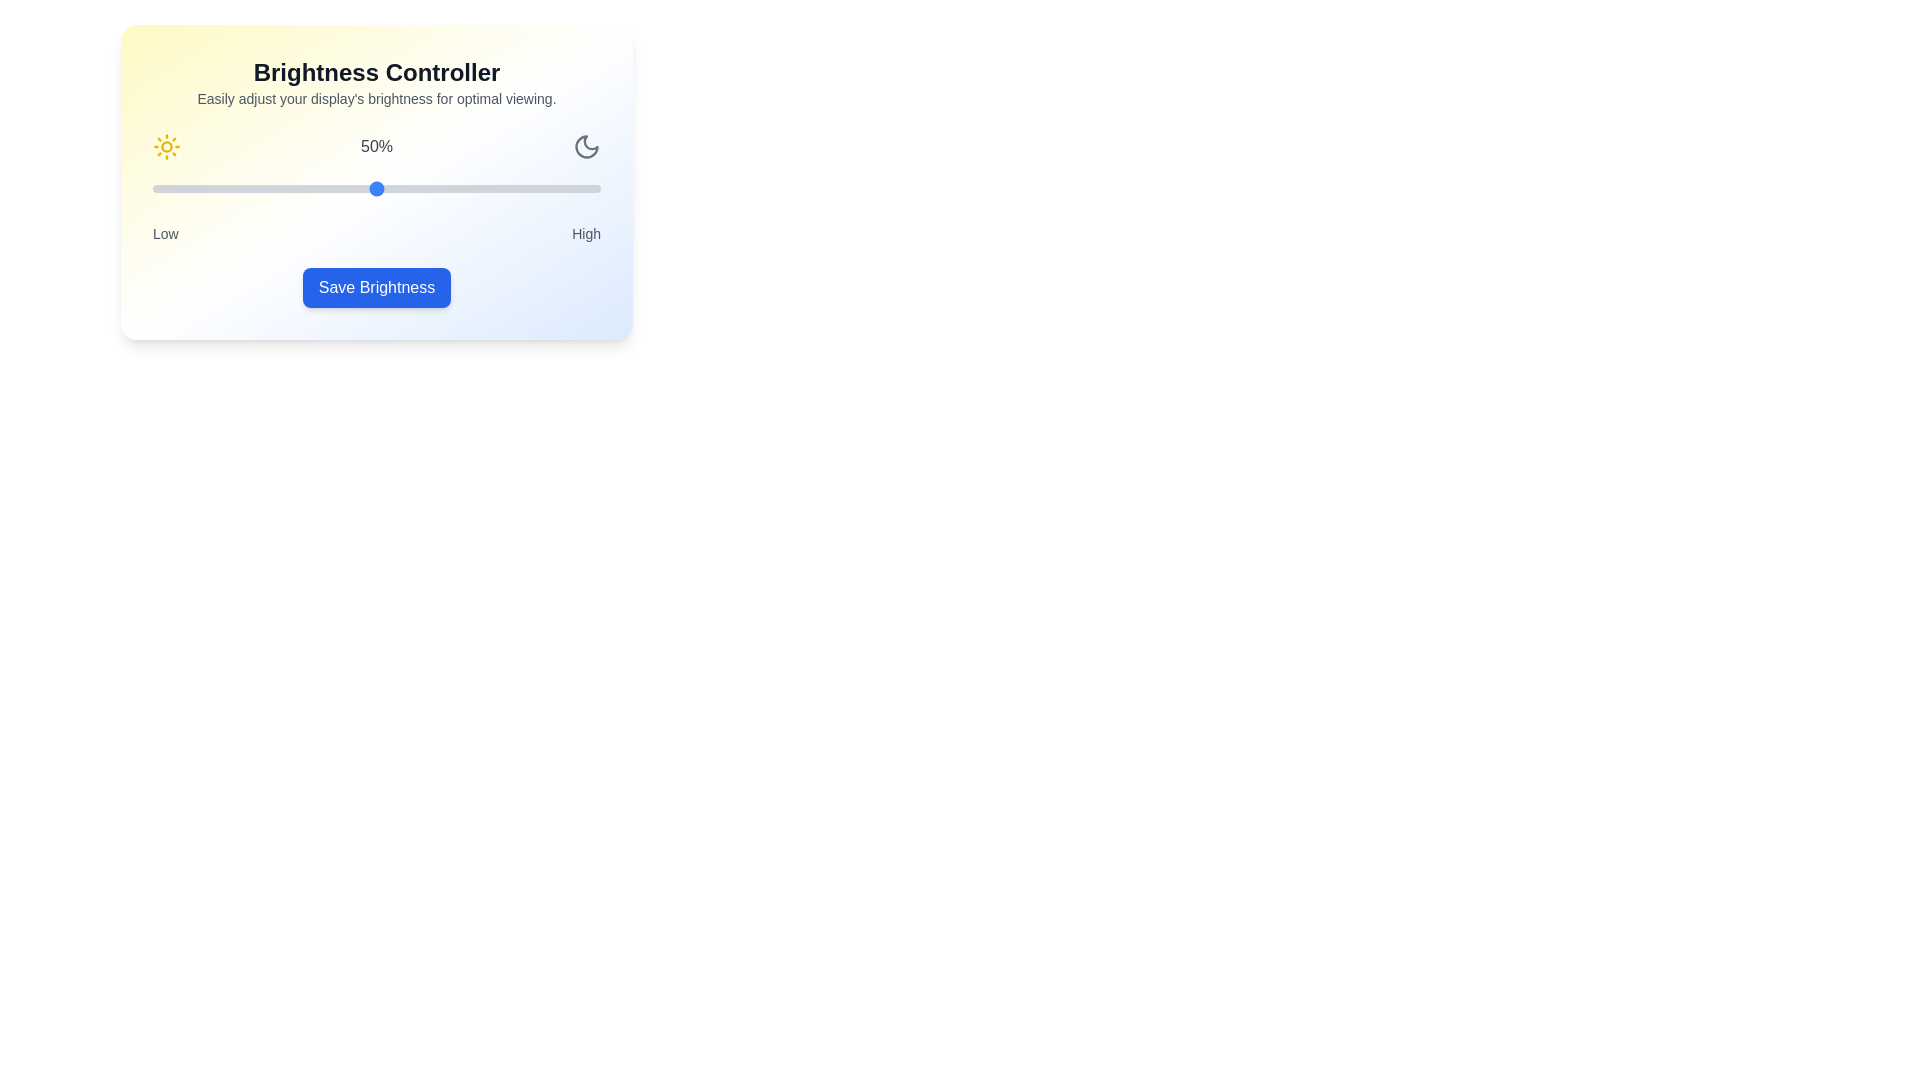 The height and width of the screenshot is (1080, 1920). Describe the element at coordinates (556, 189) in the screenshot. I see `the brightness slider to 90%` at that location.